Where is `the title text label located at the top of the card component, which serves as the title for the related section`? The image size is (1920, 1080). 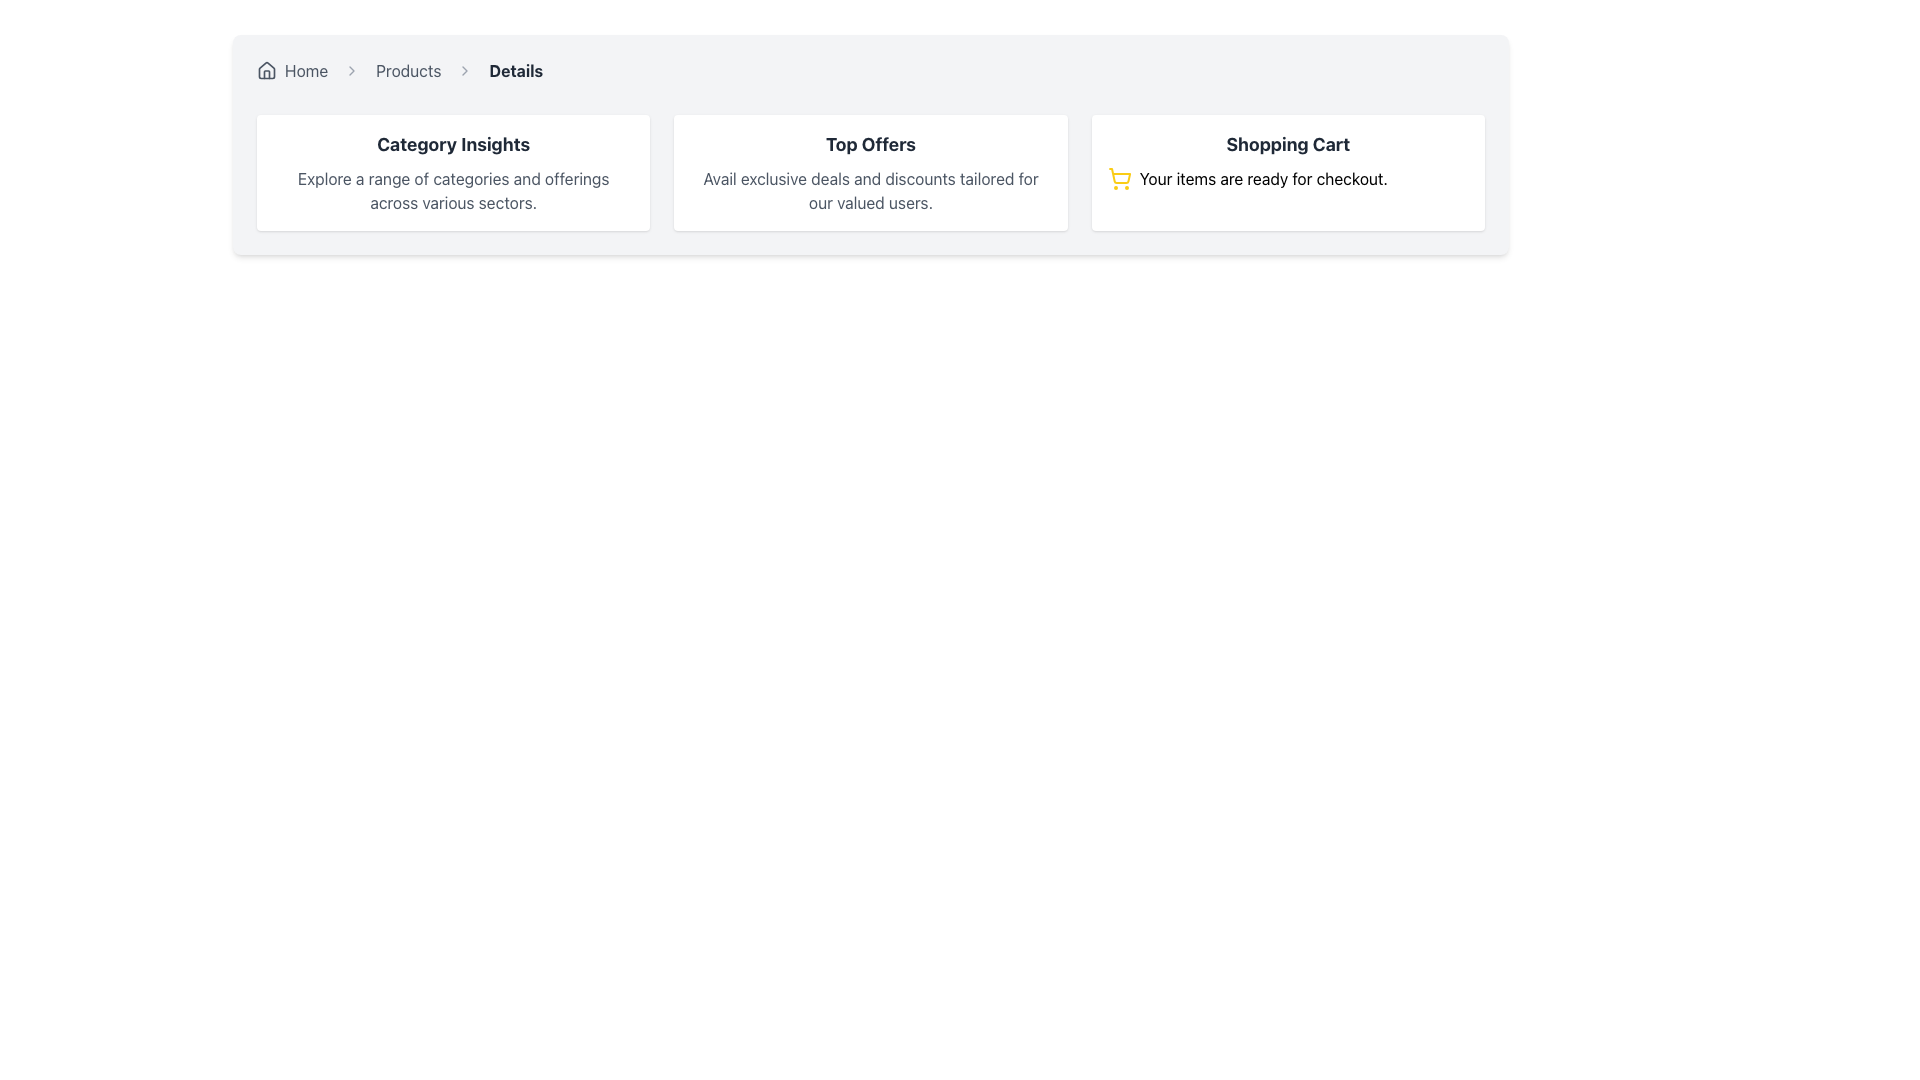 the title text label located at the top of the card component, which serves as the title for the related section is located at coordinates (452, 144).